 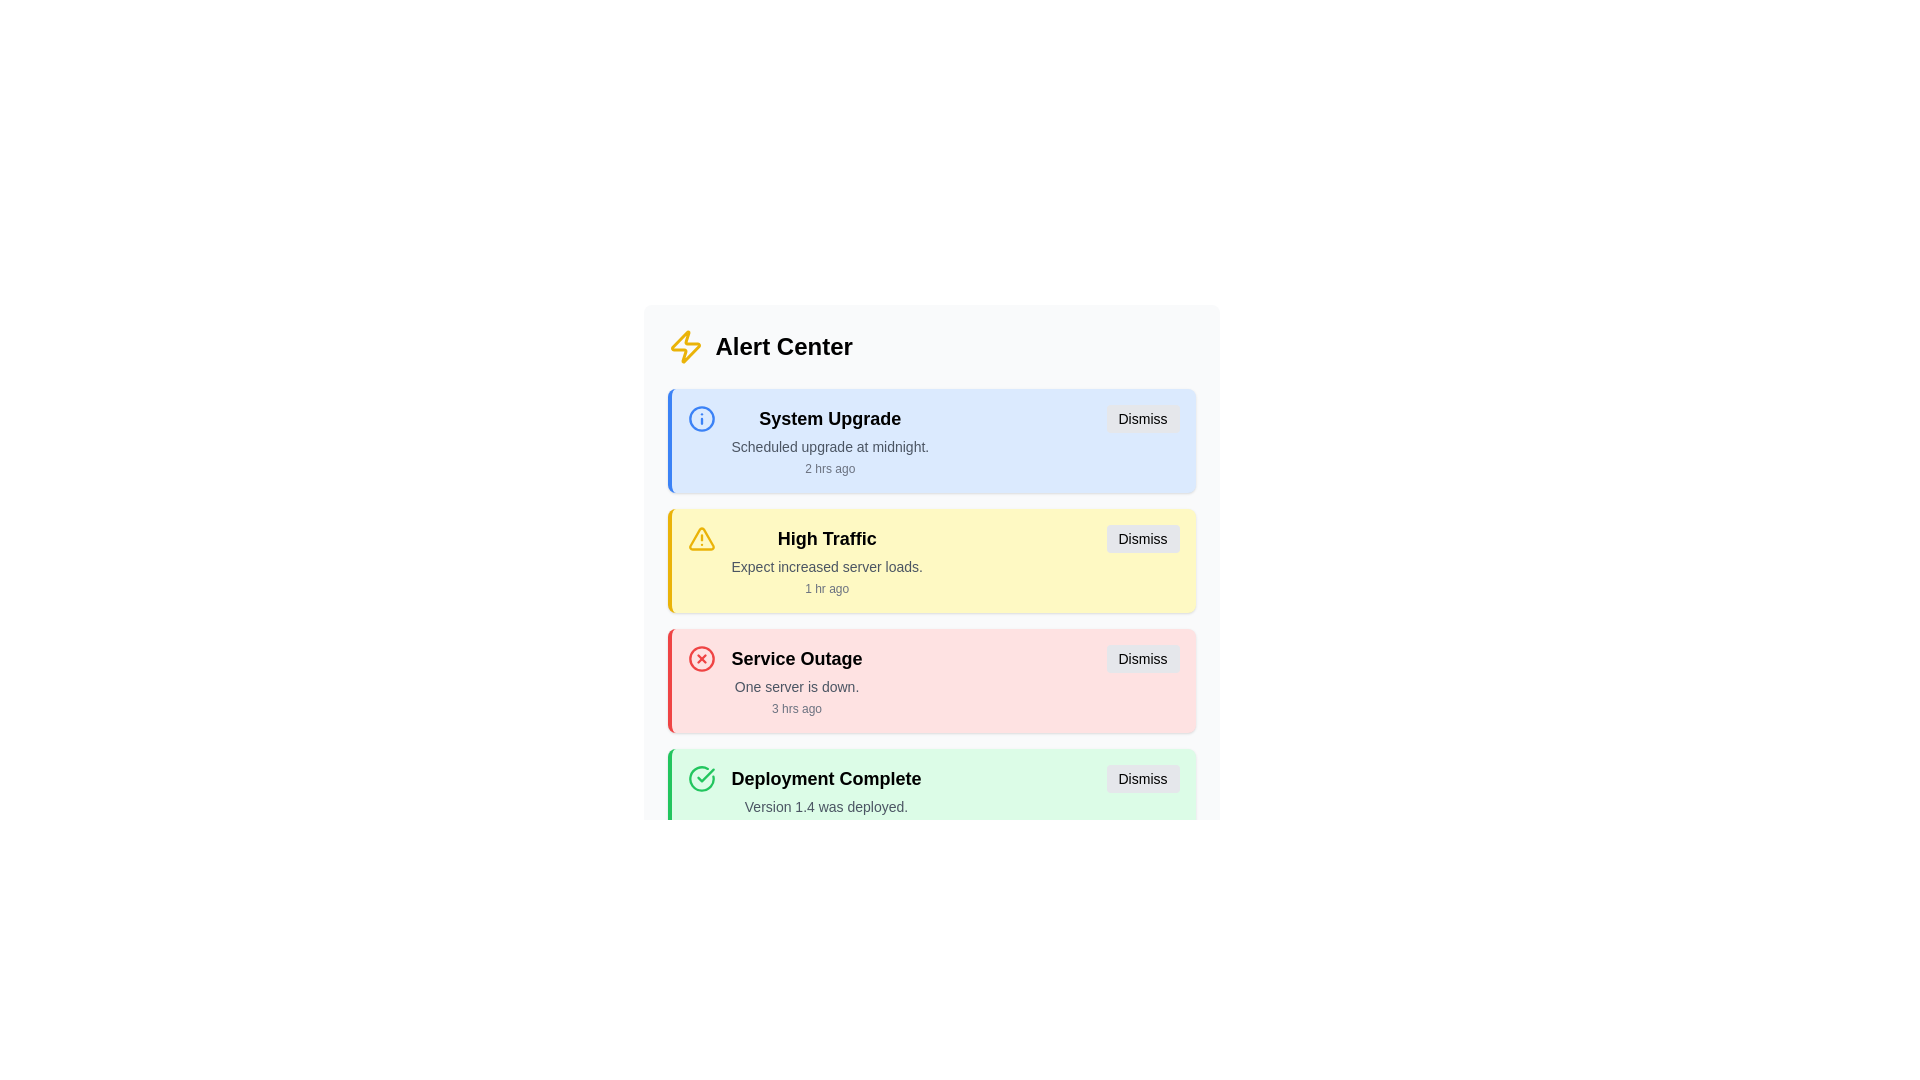 I want to click on the 'Dismiss' button with light gray rounded corners located at the top-right corner of the 'System Upgrade' notification card, so click(x=1142, y=418).